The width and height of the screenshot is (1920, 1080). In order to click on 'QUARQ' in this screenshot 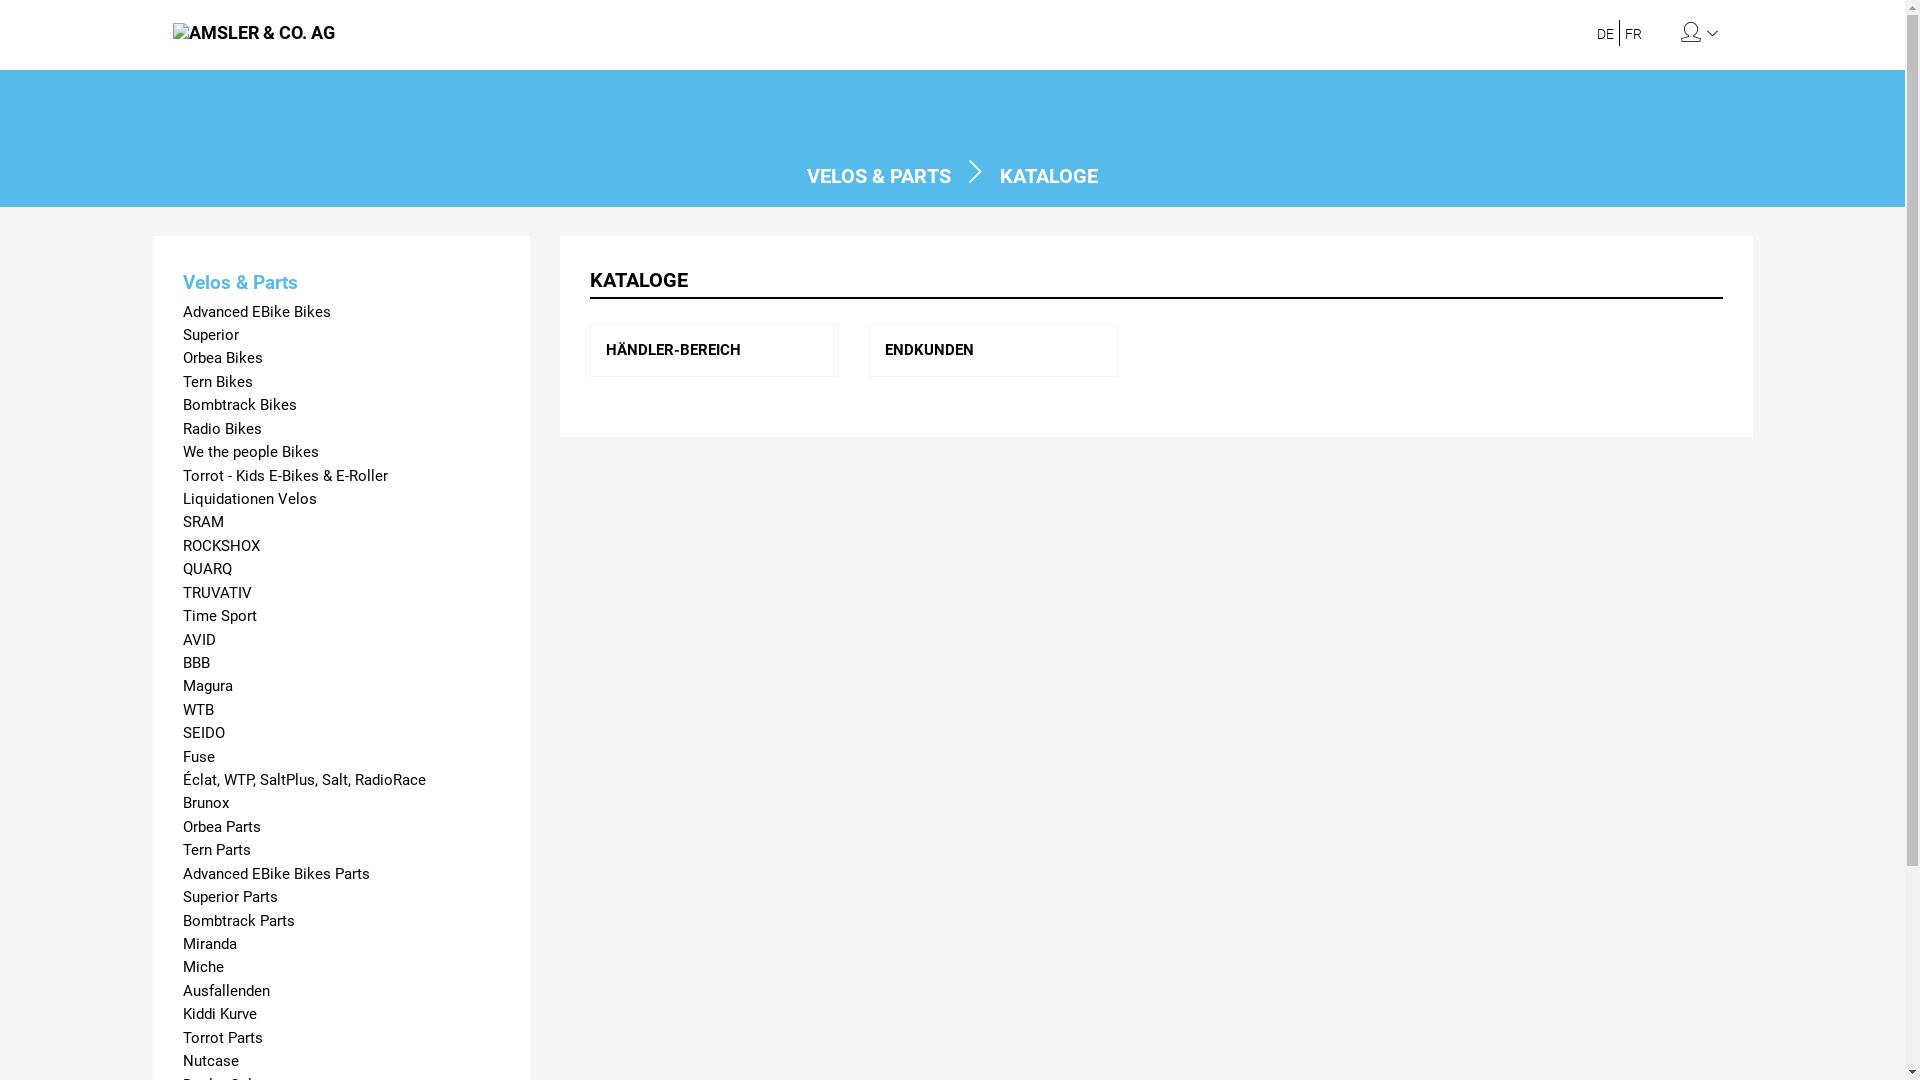, I will do `click(182, 569)`.